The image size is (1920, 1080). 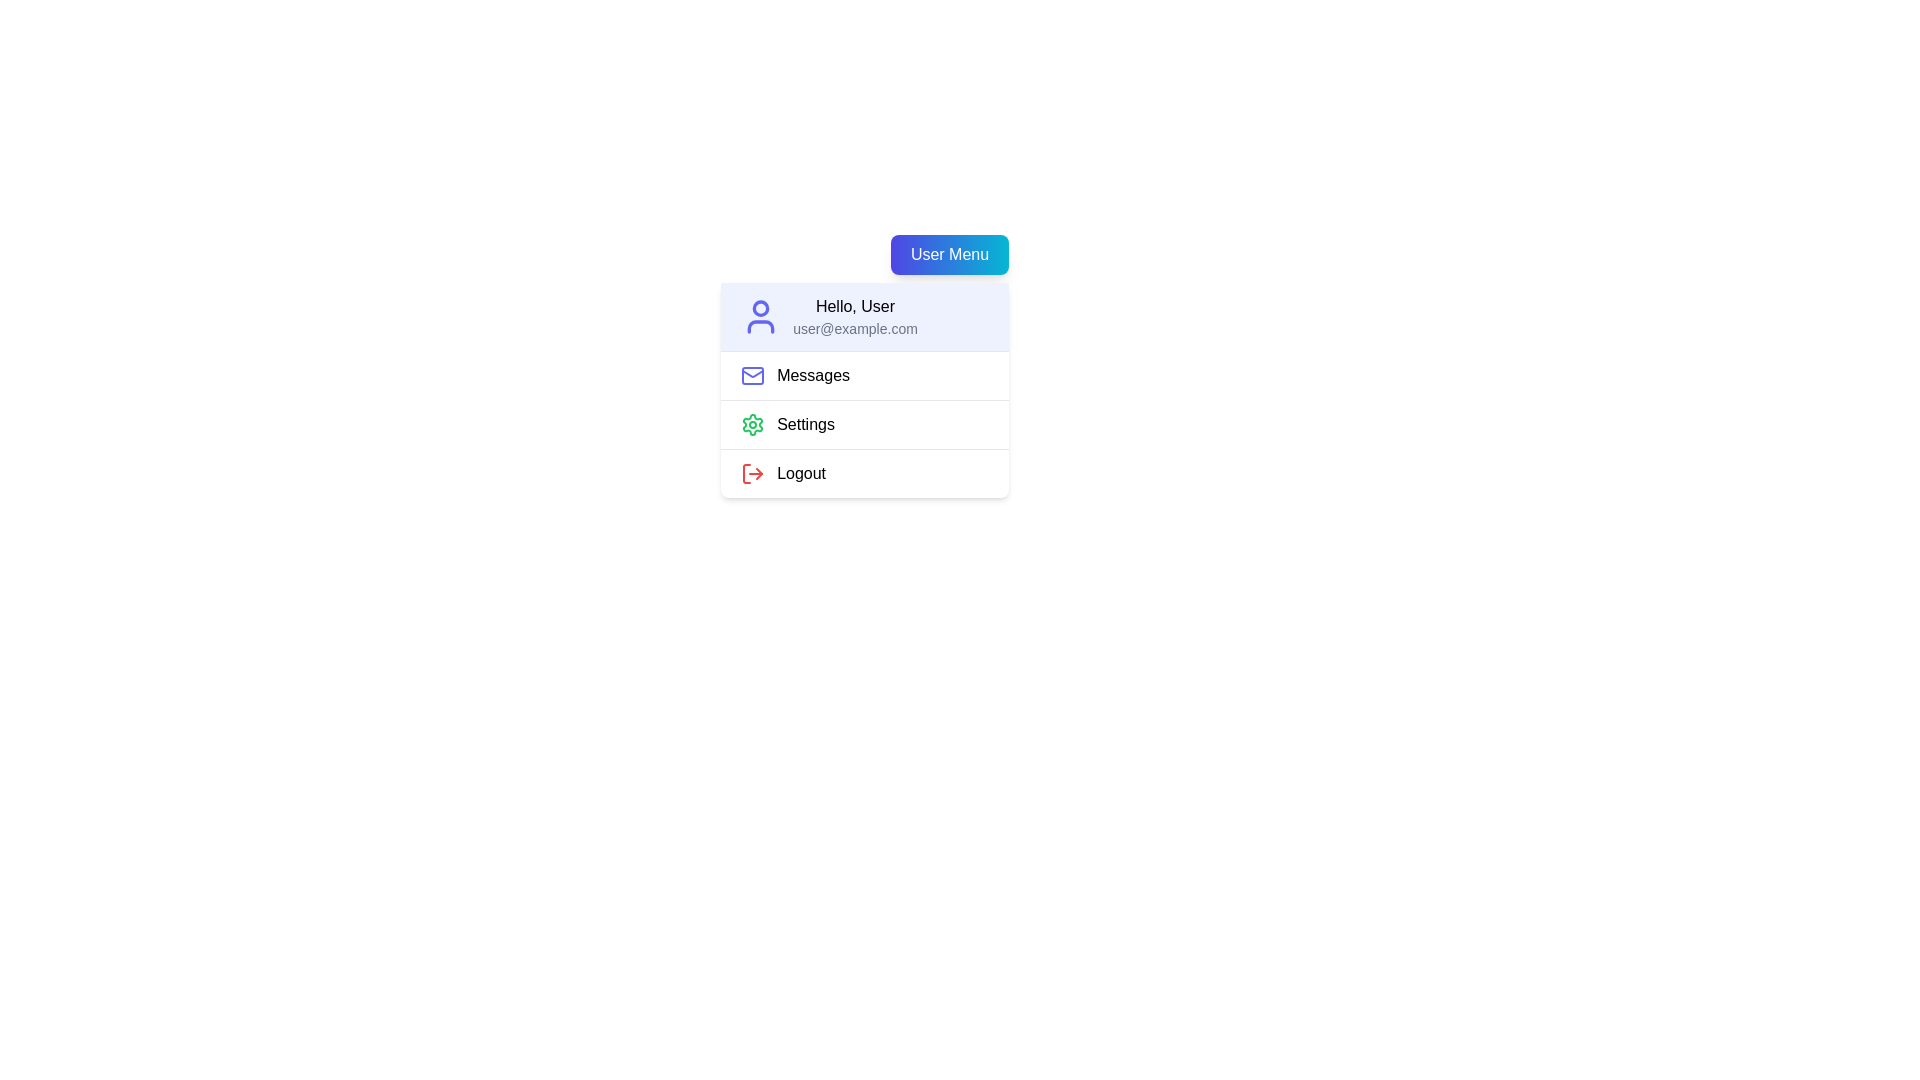 I want to click on the menu option Messages to interact with it, so click(x=865, y=375).